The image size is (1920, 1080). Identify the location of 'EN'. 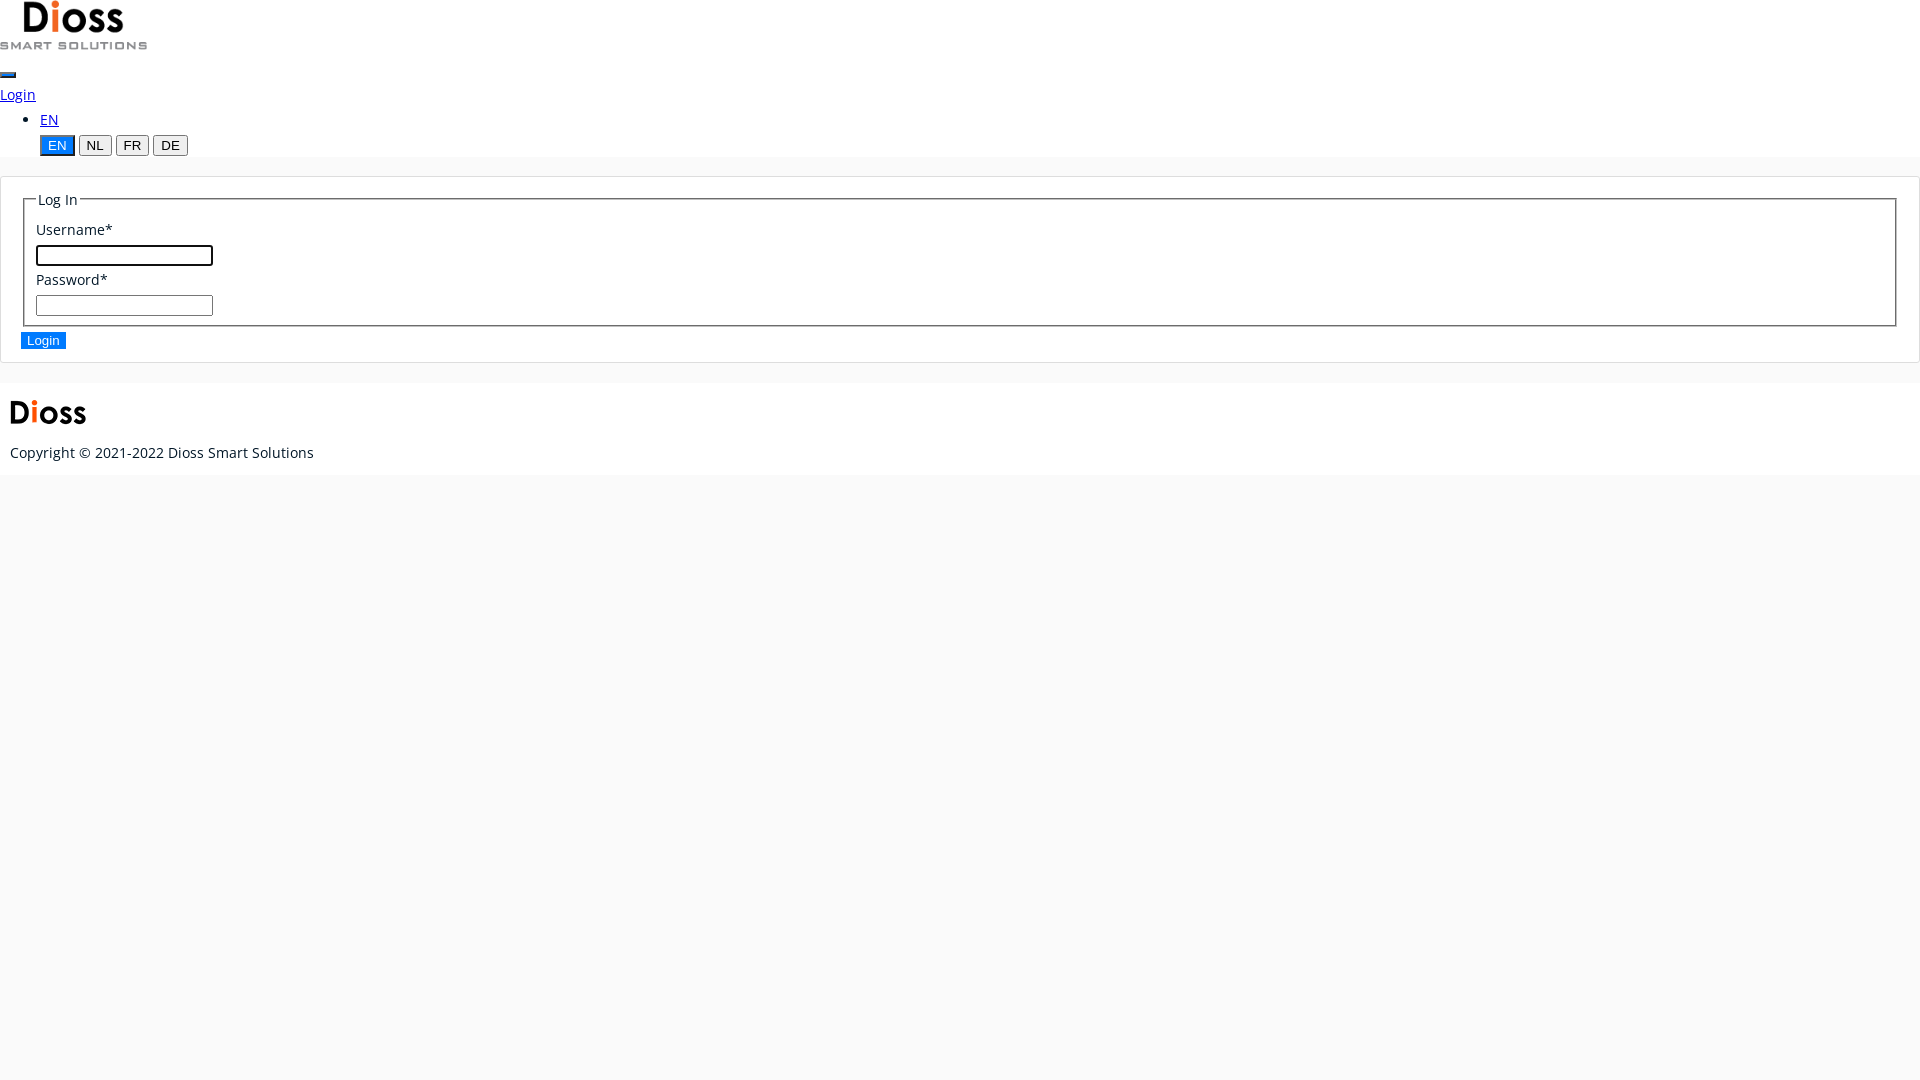
(57, 144).